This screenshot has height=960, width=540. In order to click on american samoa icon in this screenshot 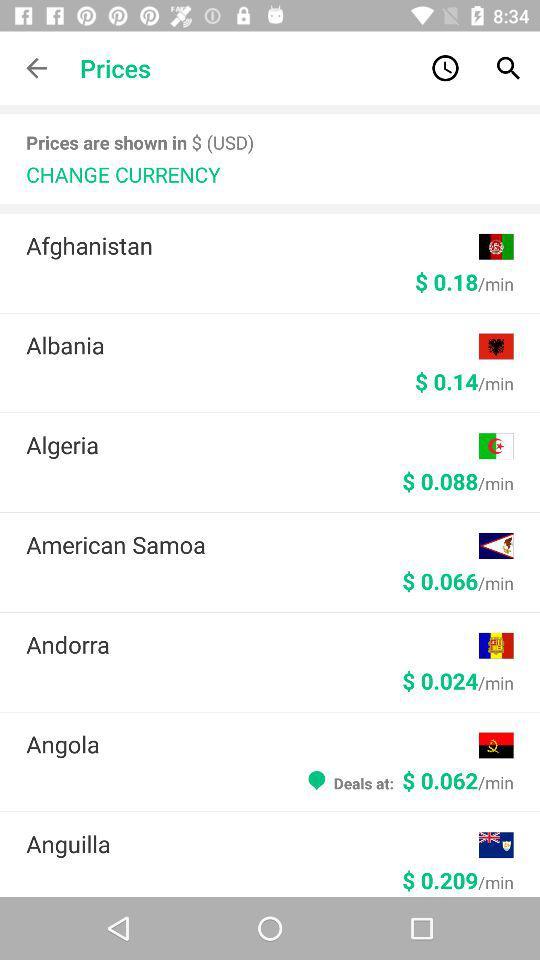, I will do `click(252, 544)`.